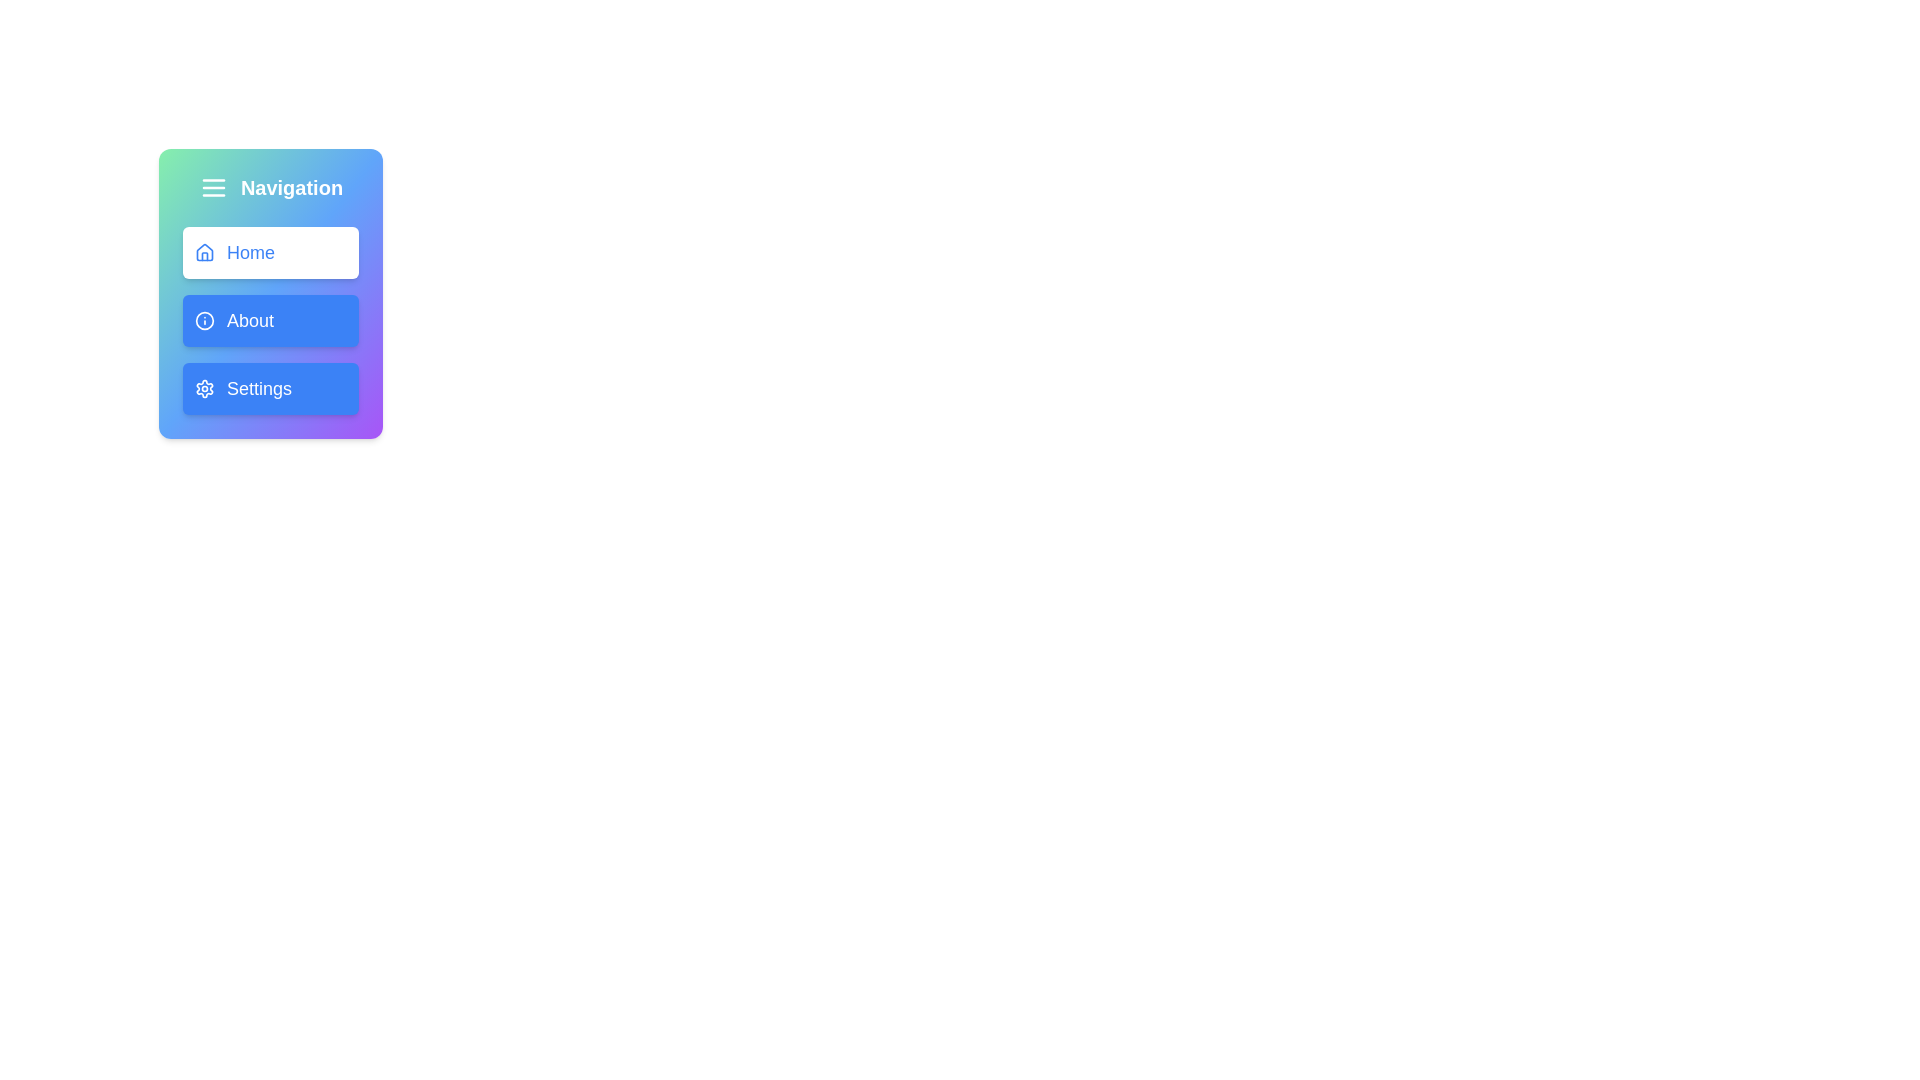  I want to click on the top navigation button that redirects to the 'Home' section to observe the hover effects, so click(269, 252).